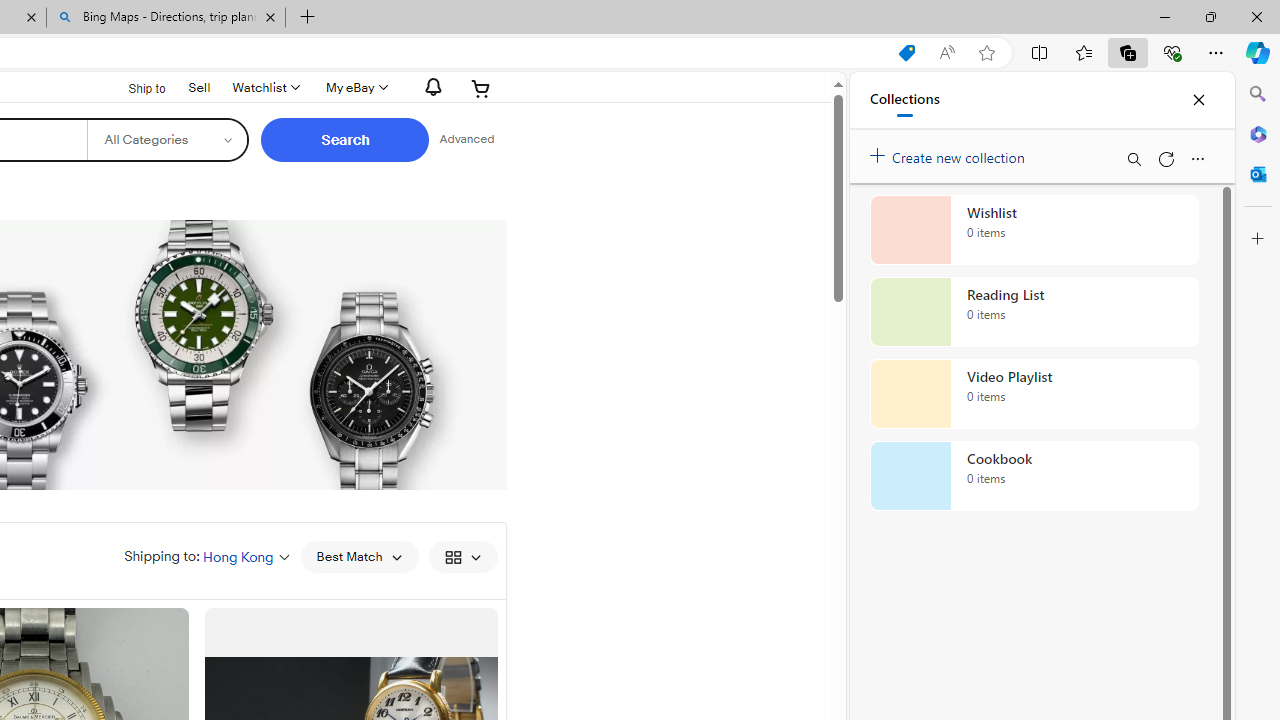 This screenshot has width=1280, height=720. What do you see at coordinates (481, 87) in the screenshot?
I see `'Expand Cart'` at bounding box center [481, 87].